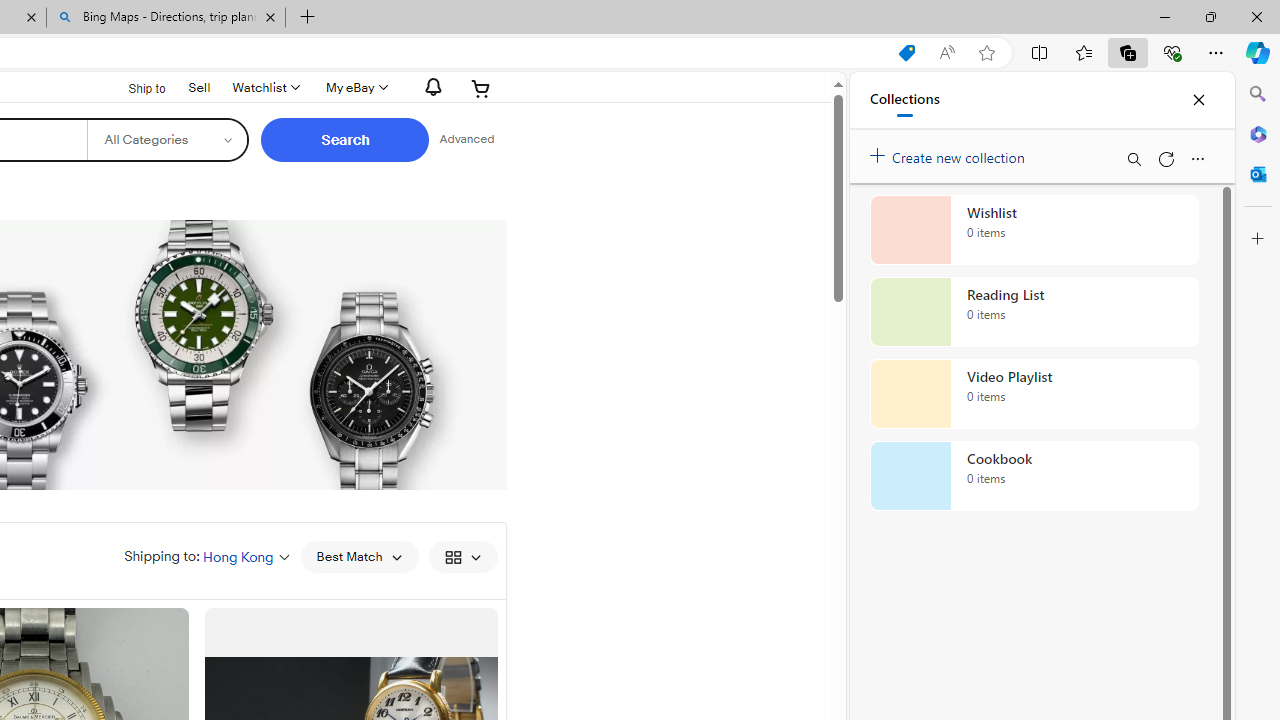 This screenshot has width=1280, height=720. What do you see at coordinates (481, 87) in the screenshot?
I see `'Expand Cart'` at bounding box center [481, 87].